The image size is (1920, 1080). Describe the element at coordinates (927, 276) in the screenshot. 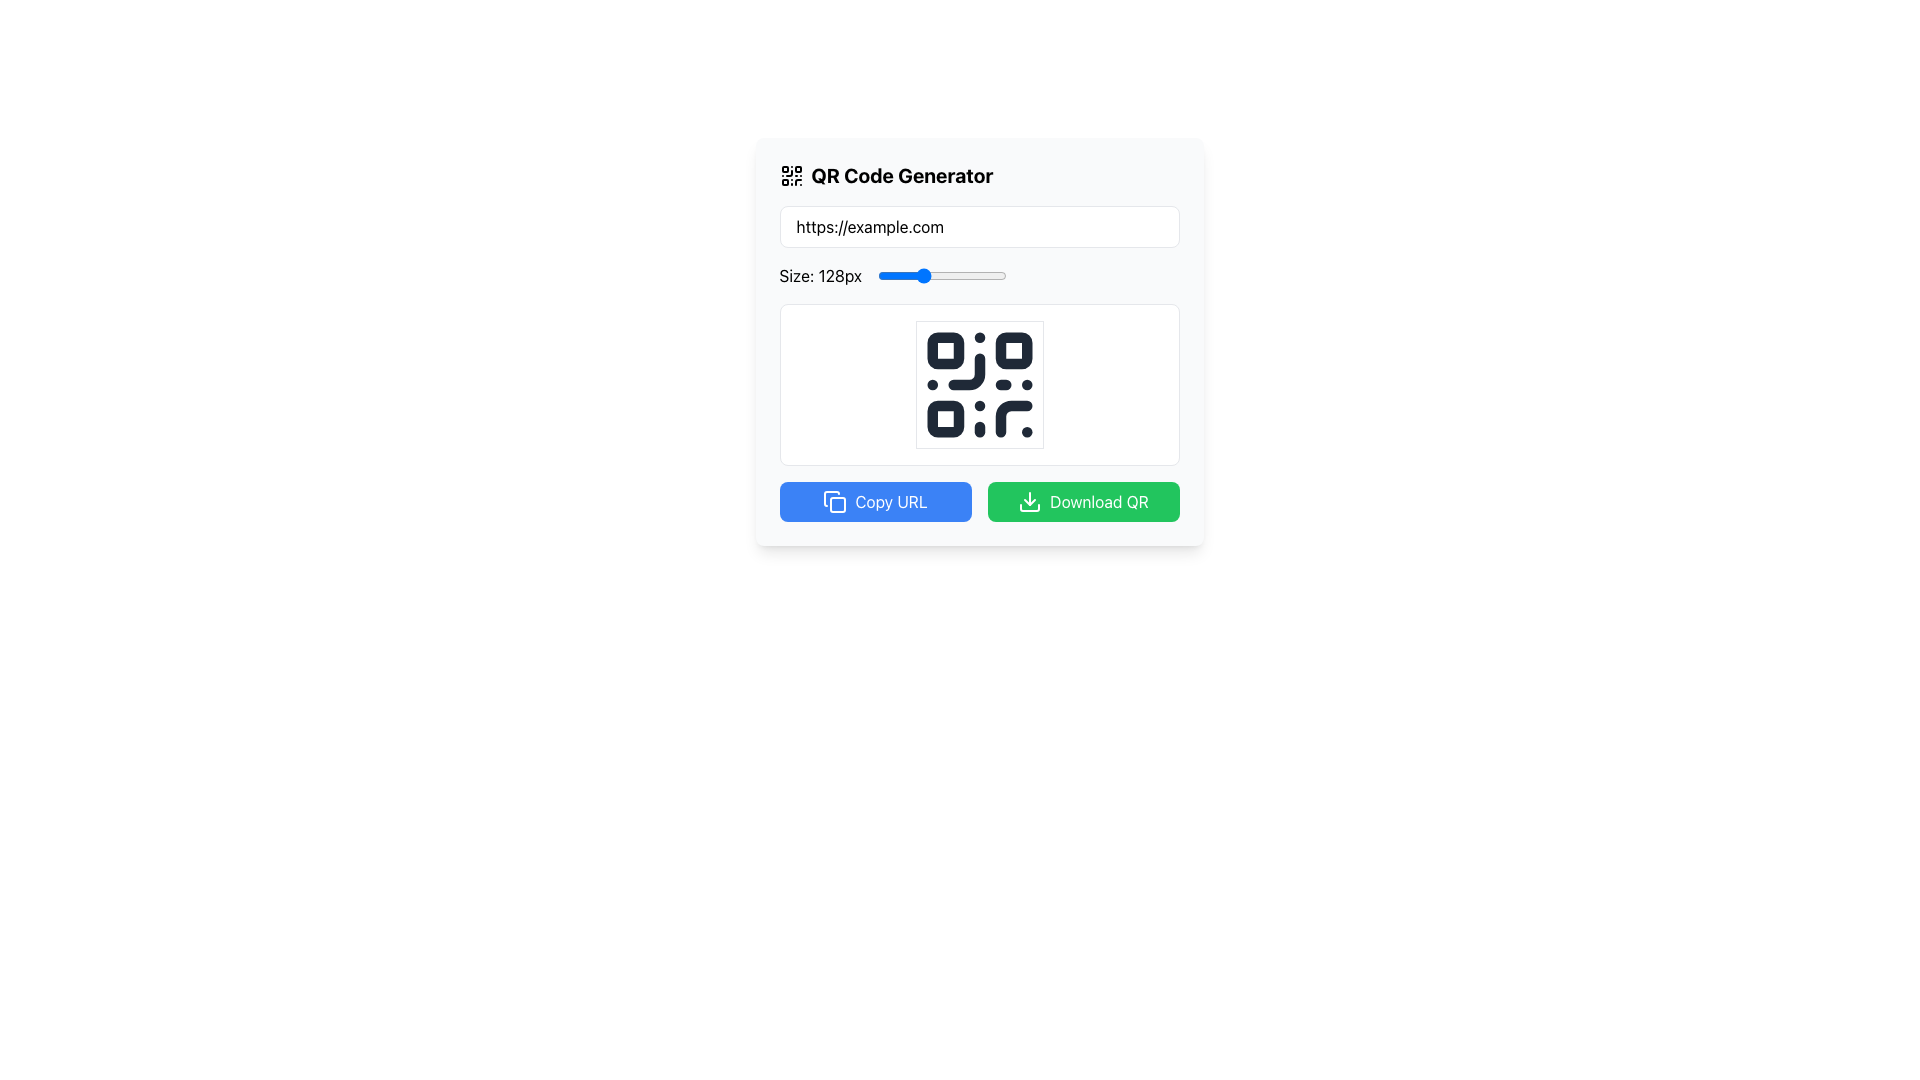

I see `the QR code size` at that location.